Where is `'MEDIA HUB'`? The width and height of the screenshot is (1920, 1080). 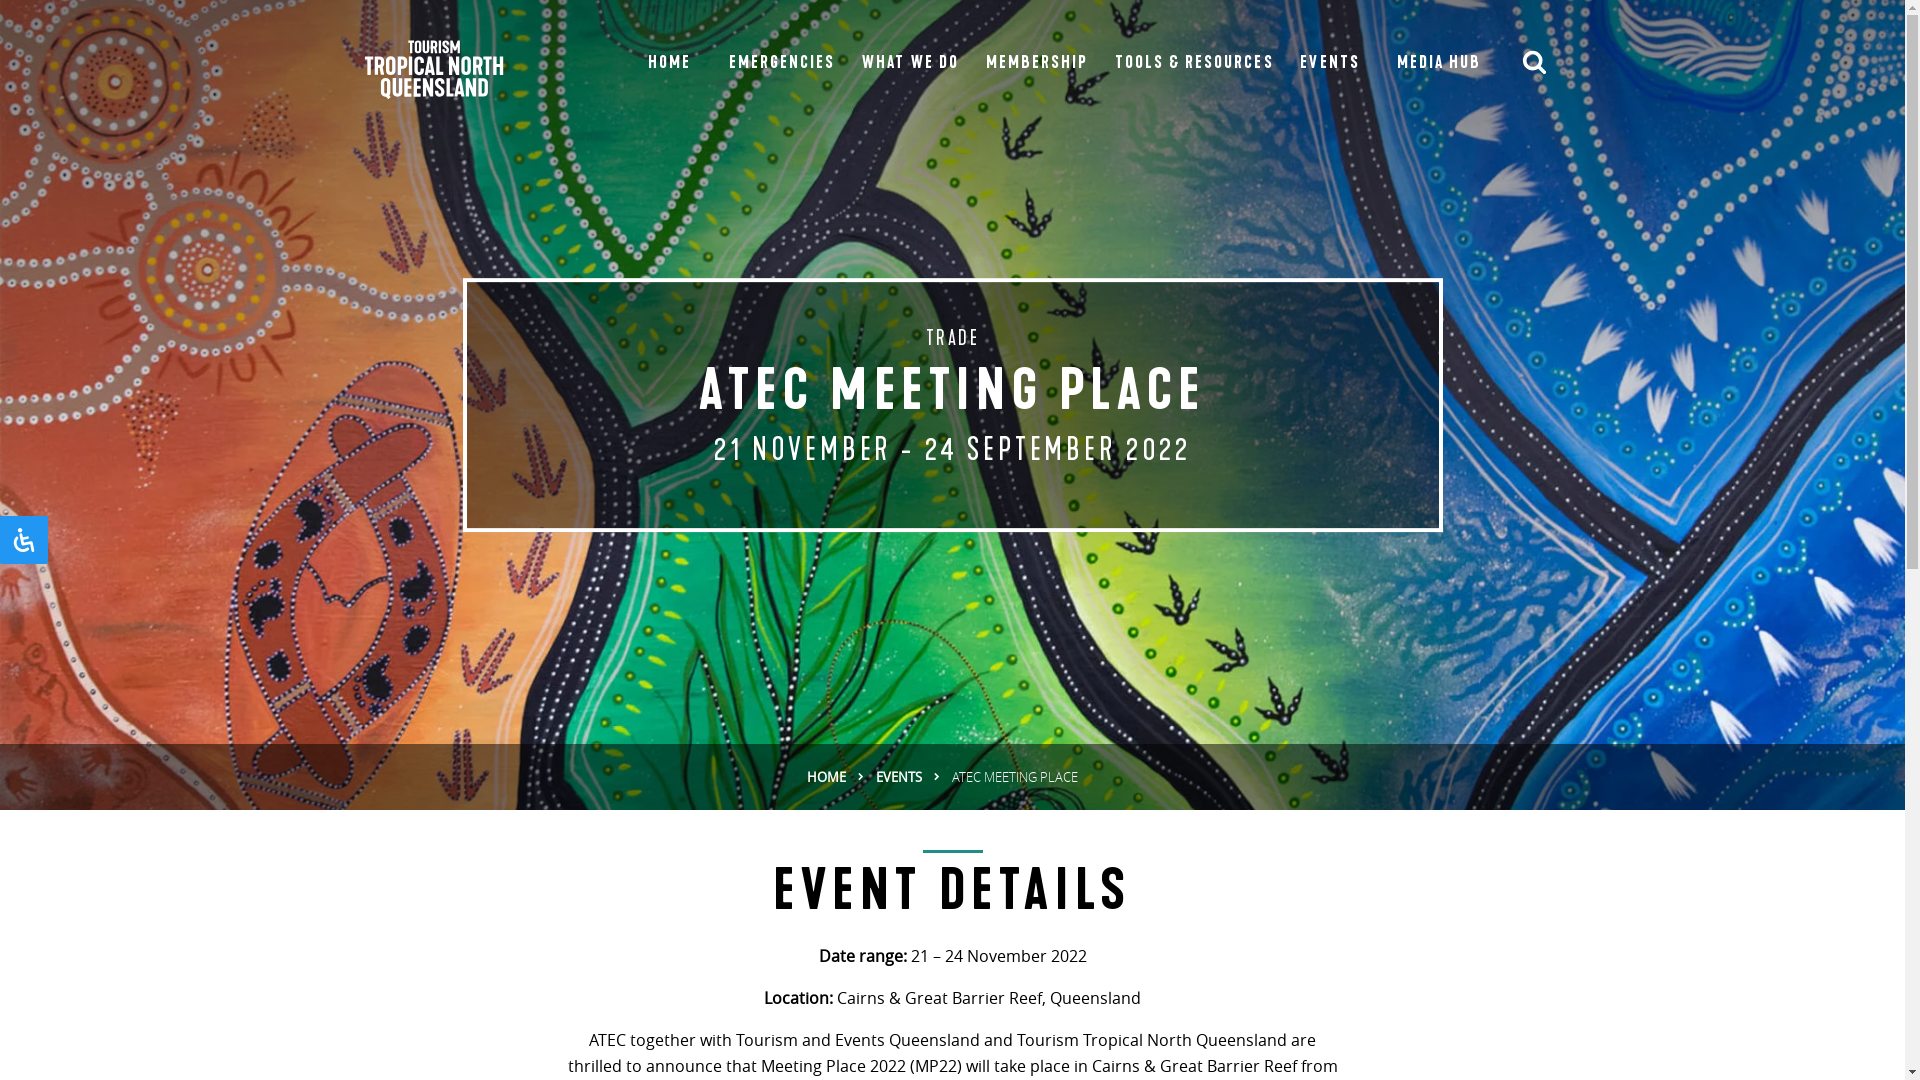
'MEDIA HUB' is located at coordinates (1438, 61).